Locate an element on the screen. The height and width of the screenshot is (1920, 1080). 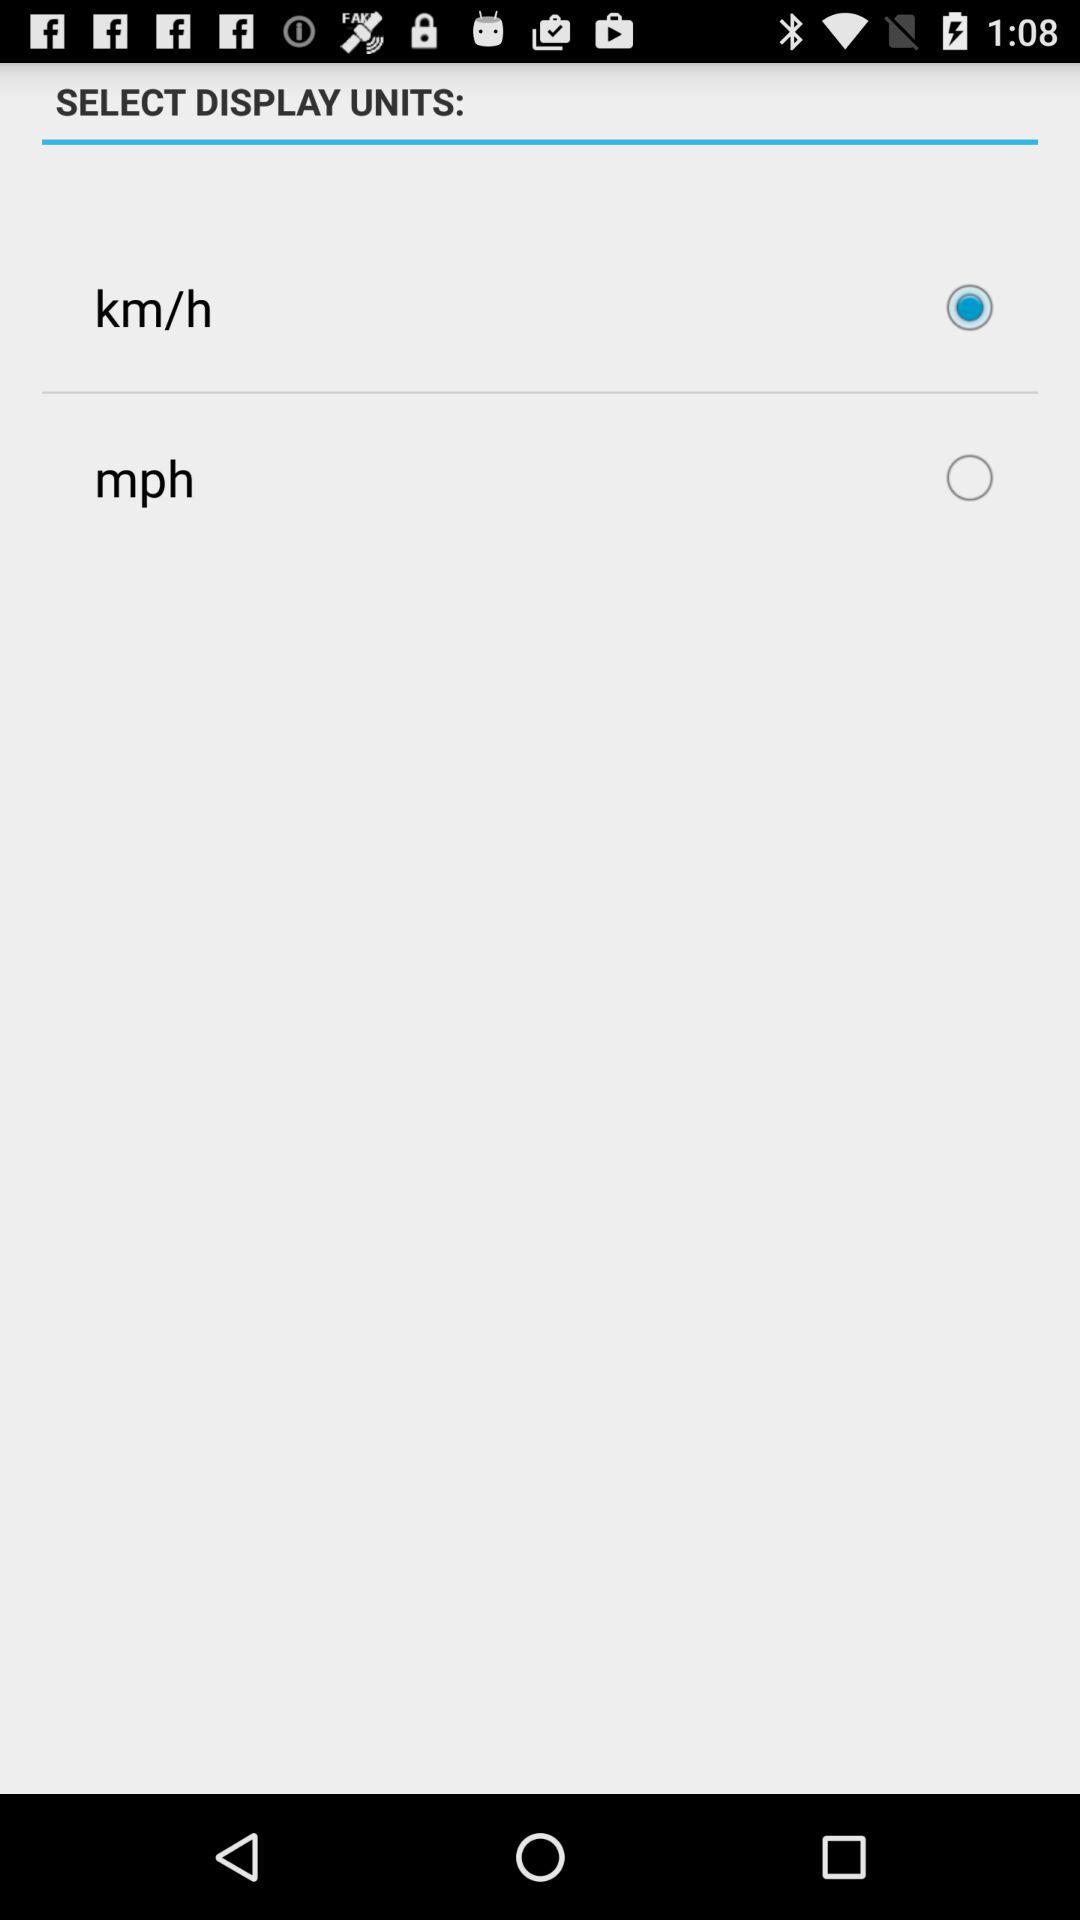
mph icon is located at coordinates (540, 476).